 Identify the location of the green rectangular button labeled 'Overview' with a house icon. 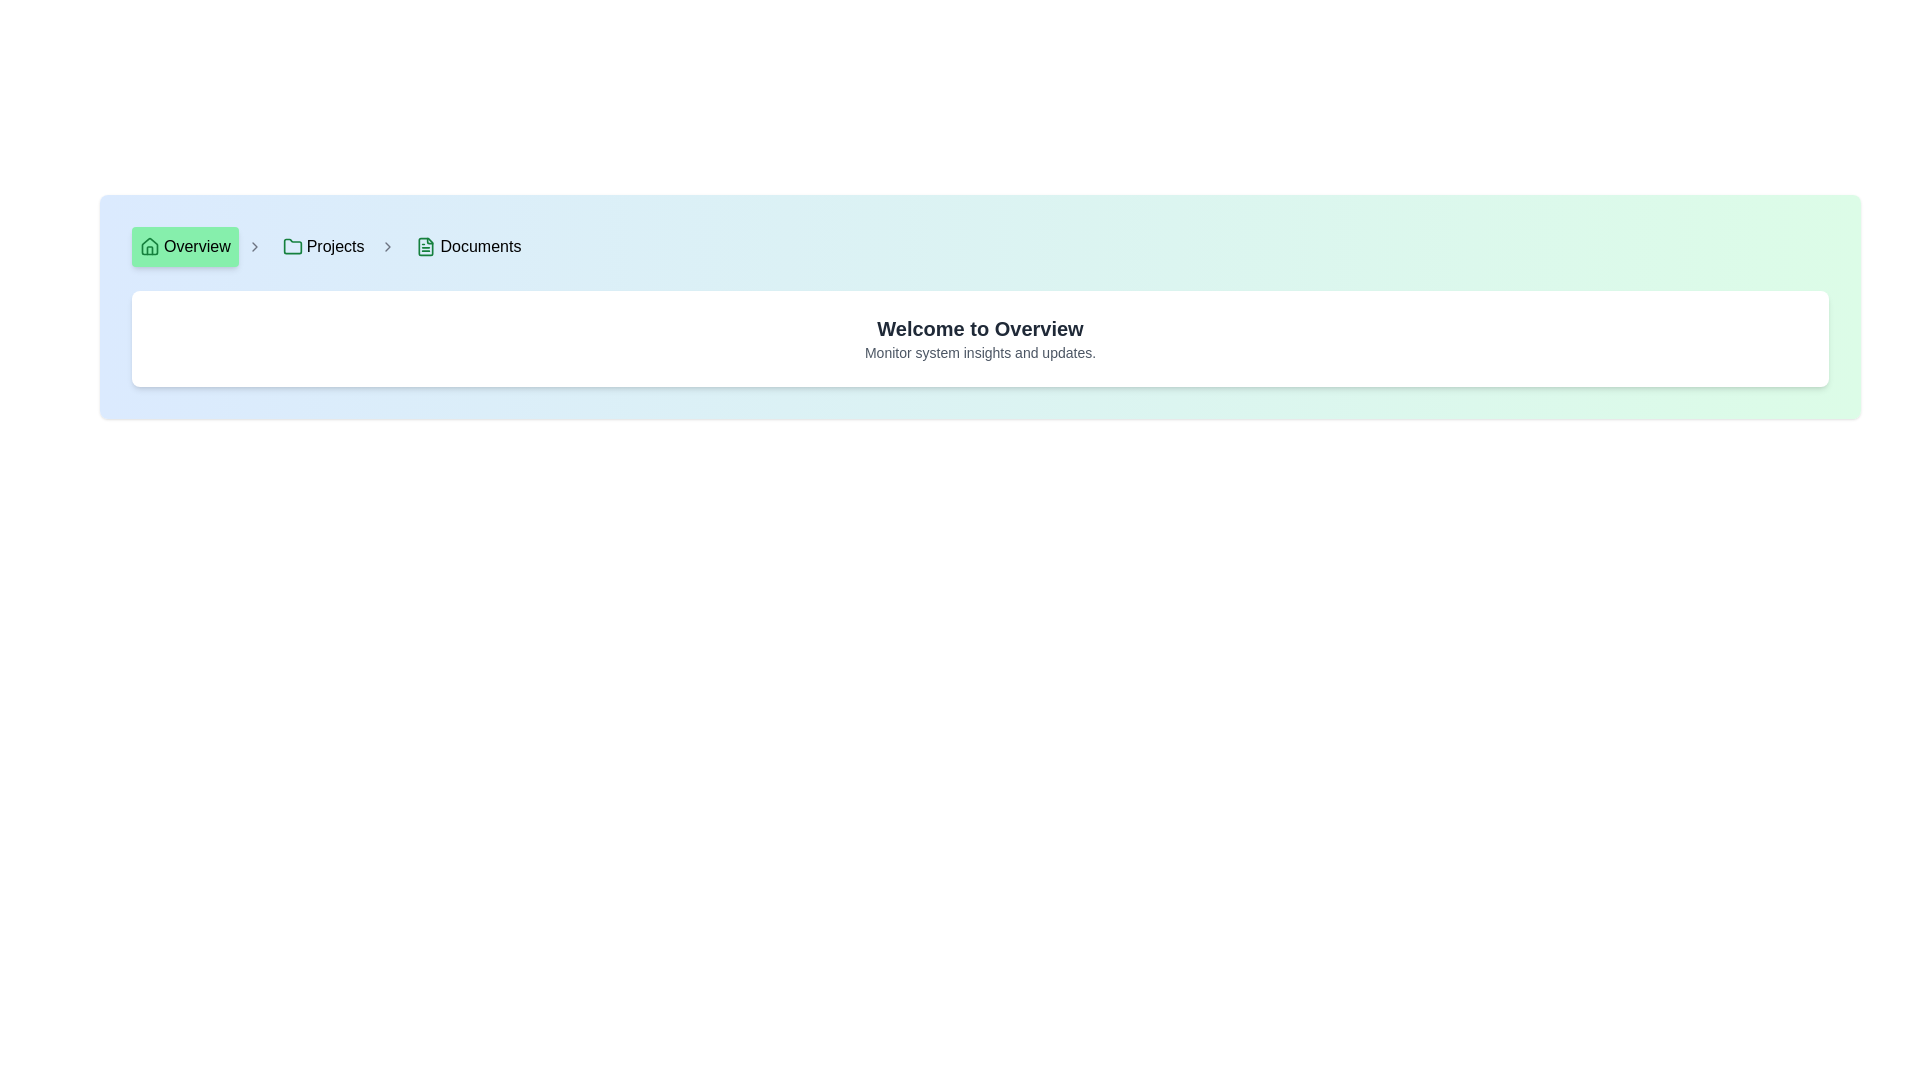
(197, 245).